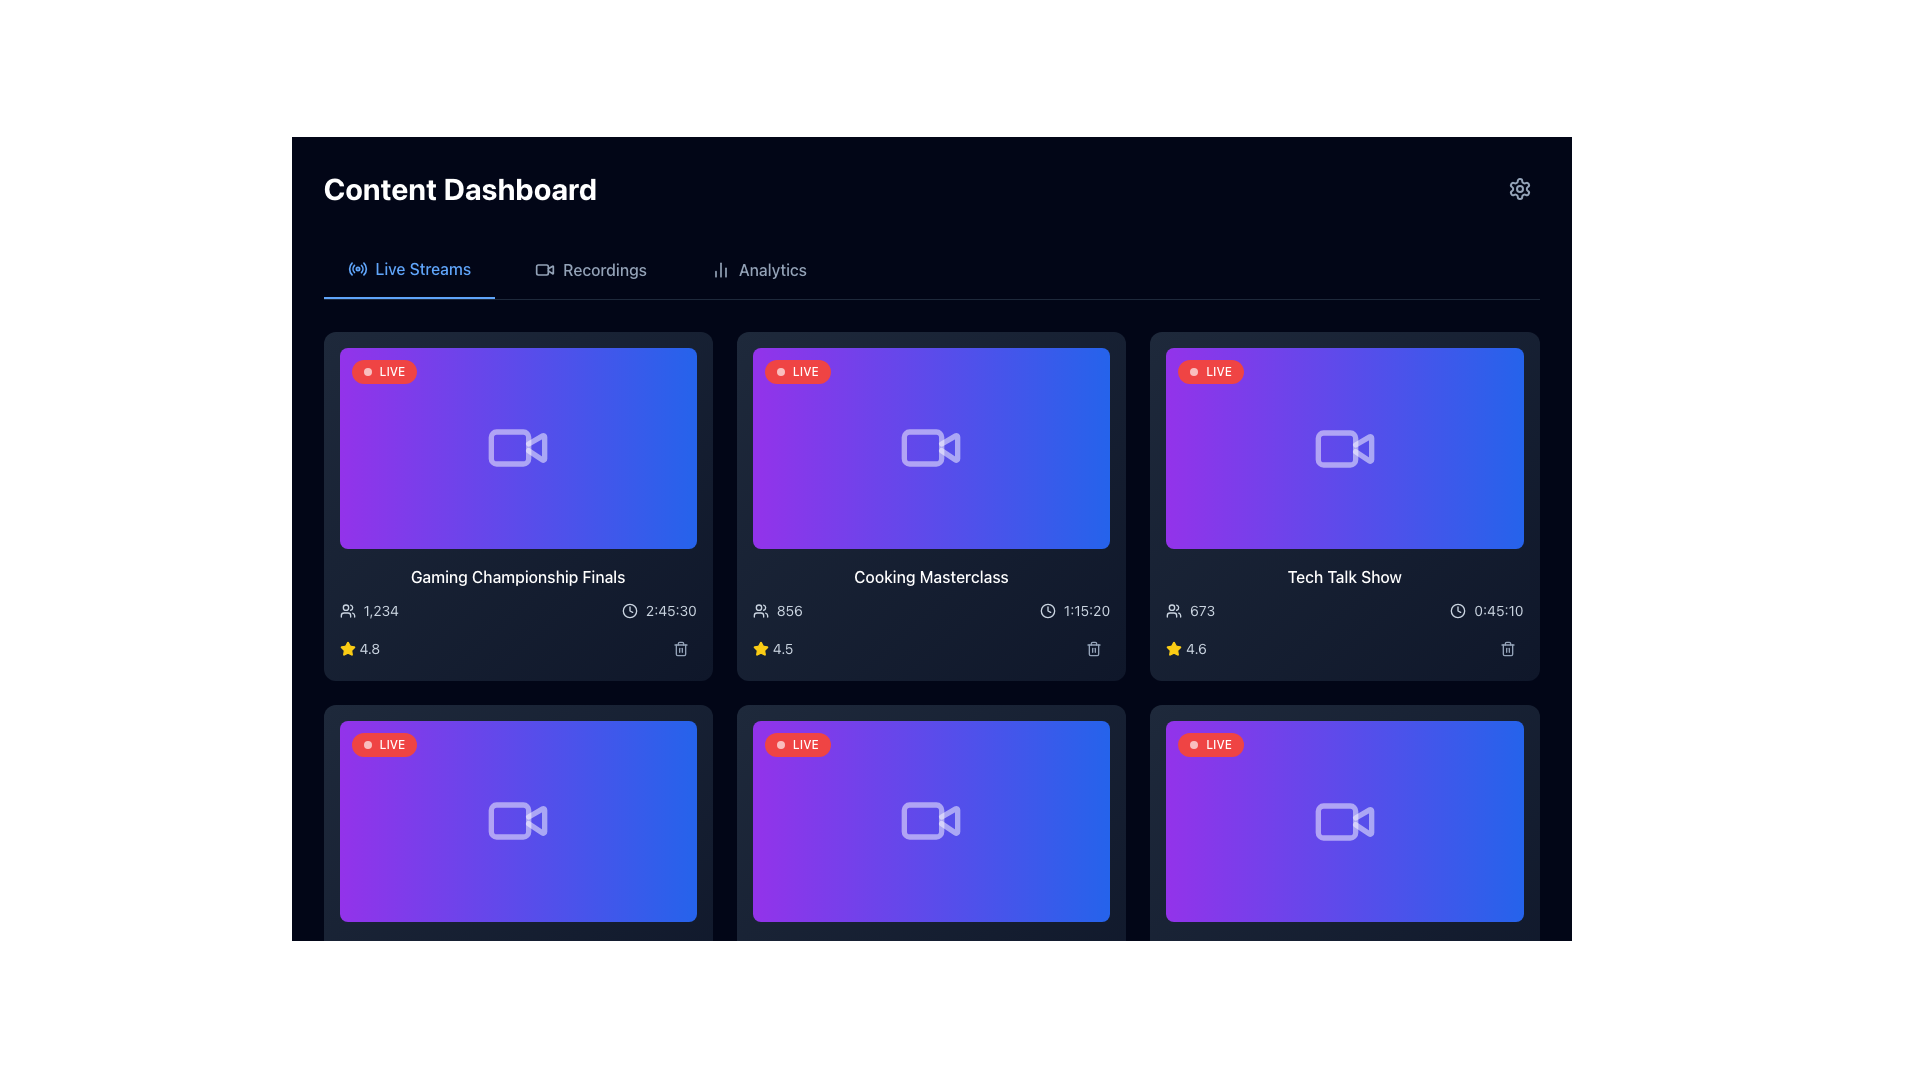 Image resolution: width=1920 pixels, height=1080 pixels. Describe the element at coordinates (1487, 609) in the screenshot. I see `duration text located in the bottom-right corner of the 'Tech Talk Show' card in the third column of the top row, next to a delete/trash icon` at that location.